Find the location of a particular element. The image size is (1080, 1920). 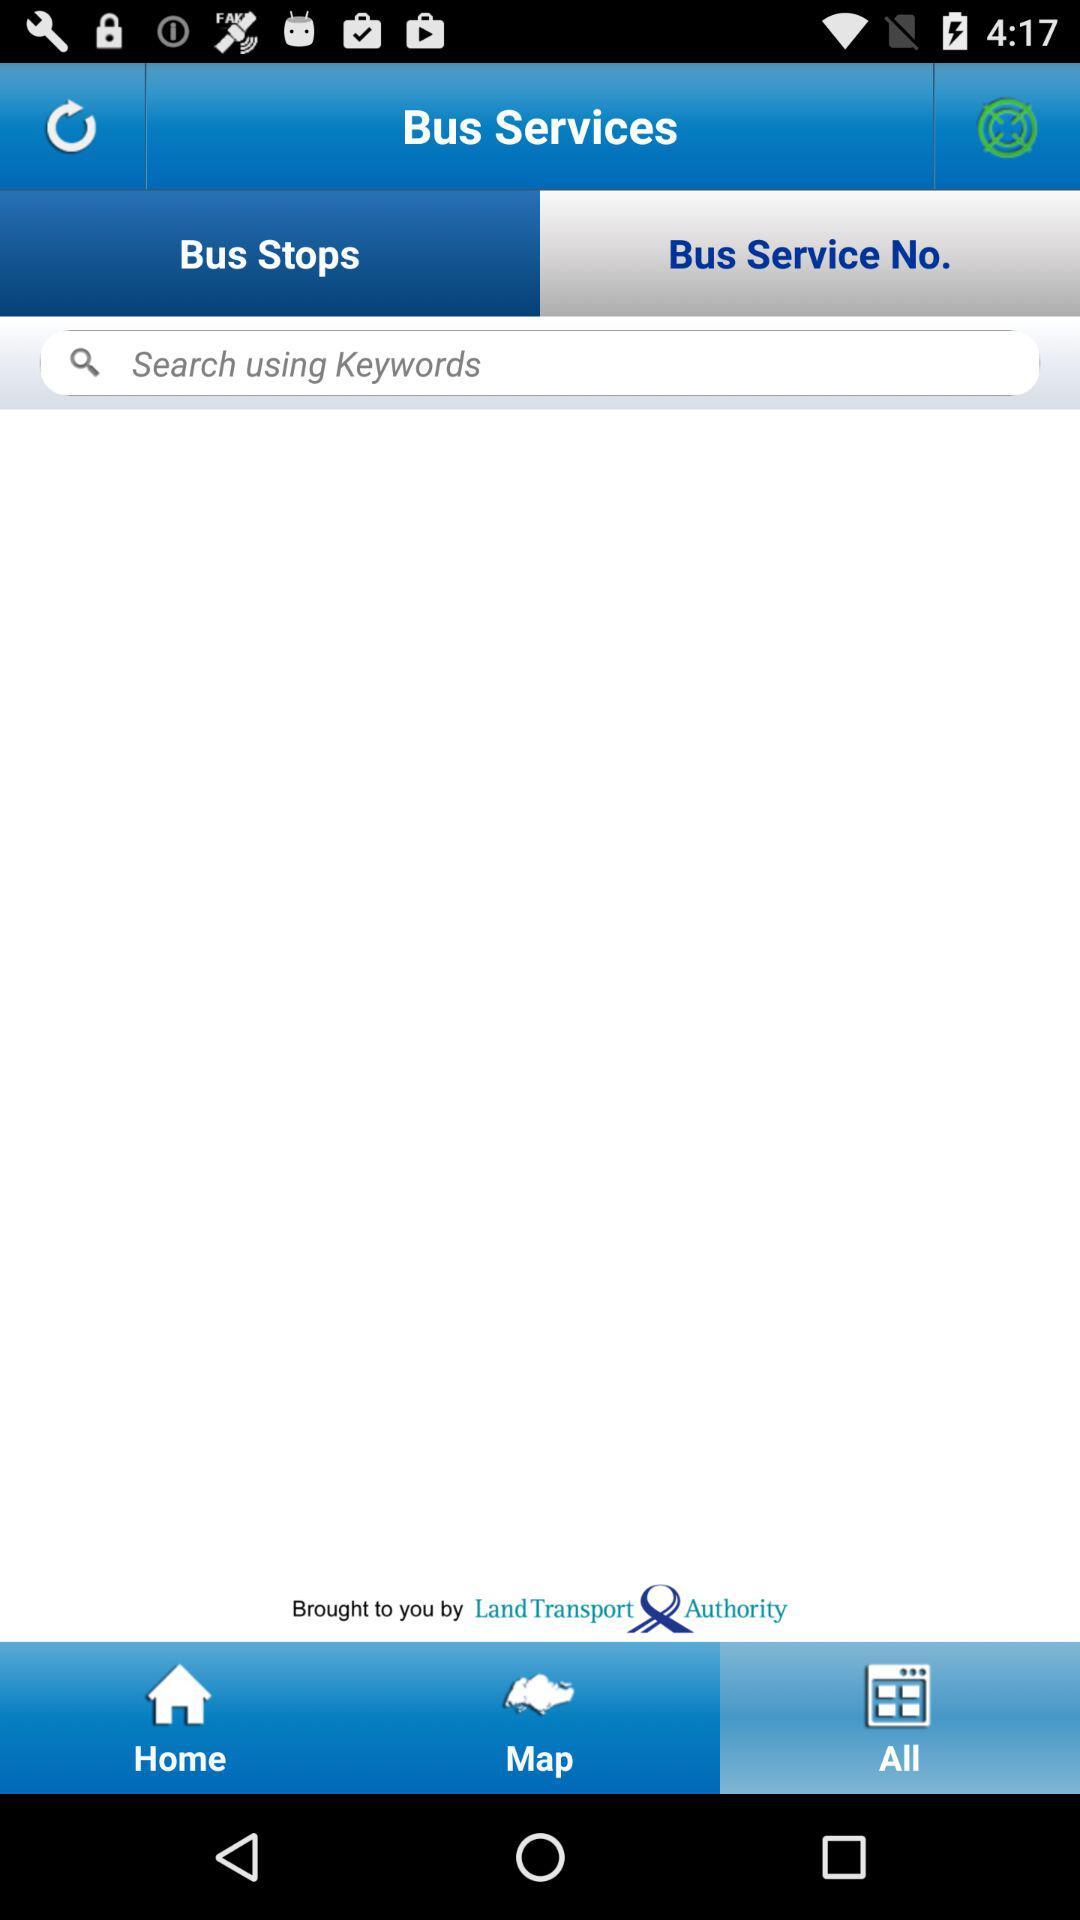

the refresh icon is located at coordinates (71, 133).